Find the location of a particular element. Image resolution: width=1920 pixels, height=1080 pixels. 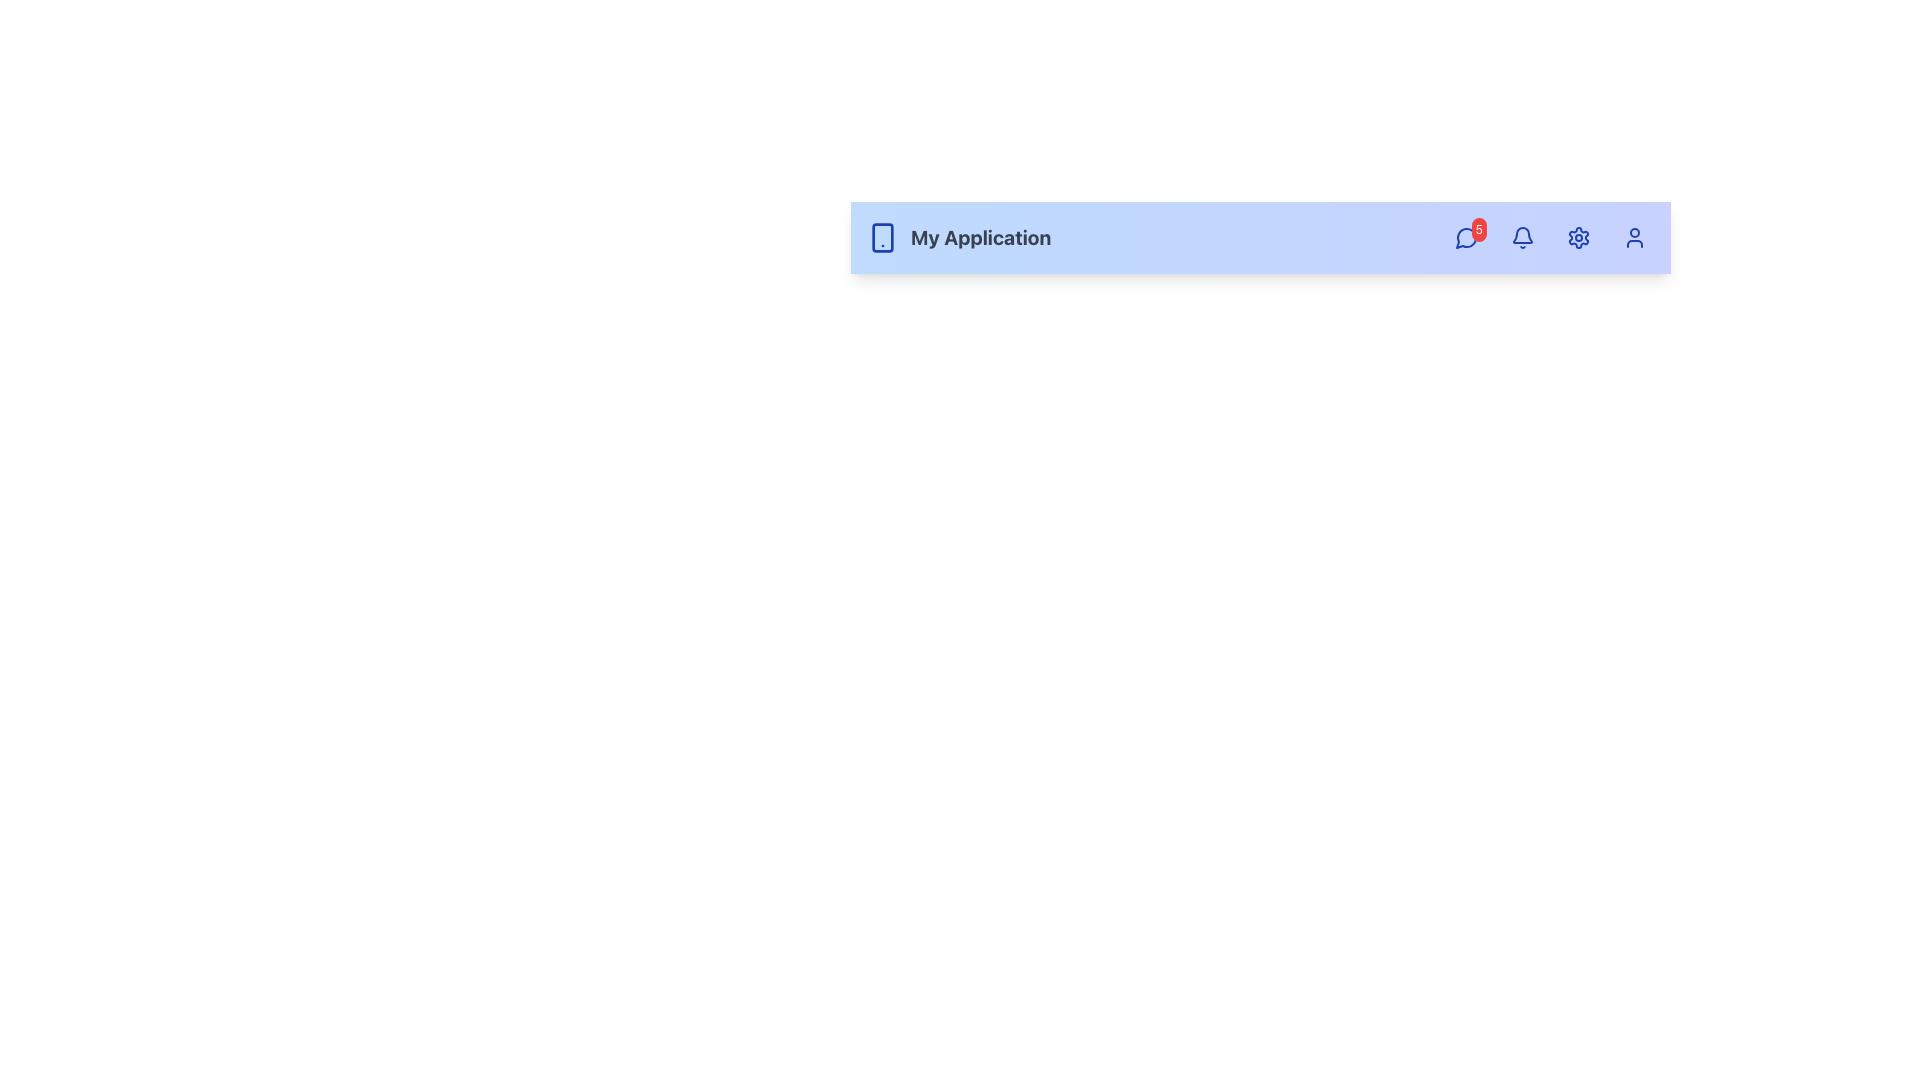

the gear icon in the navigation bar, which is the fourth icon from the left is located at coordinates (1578, 237).